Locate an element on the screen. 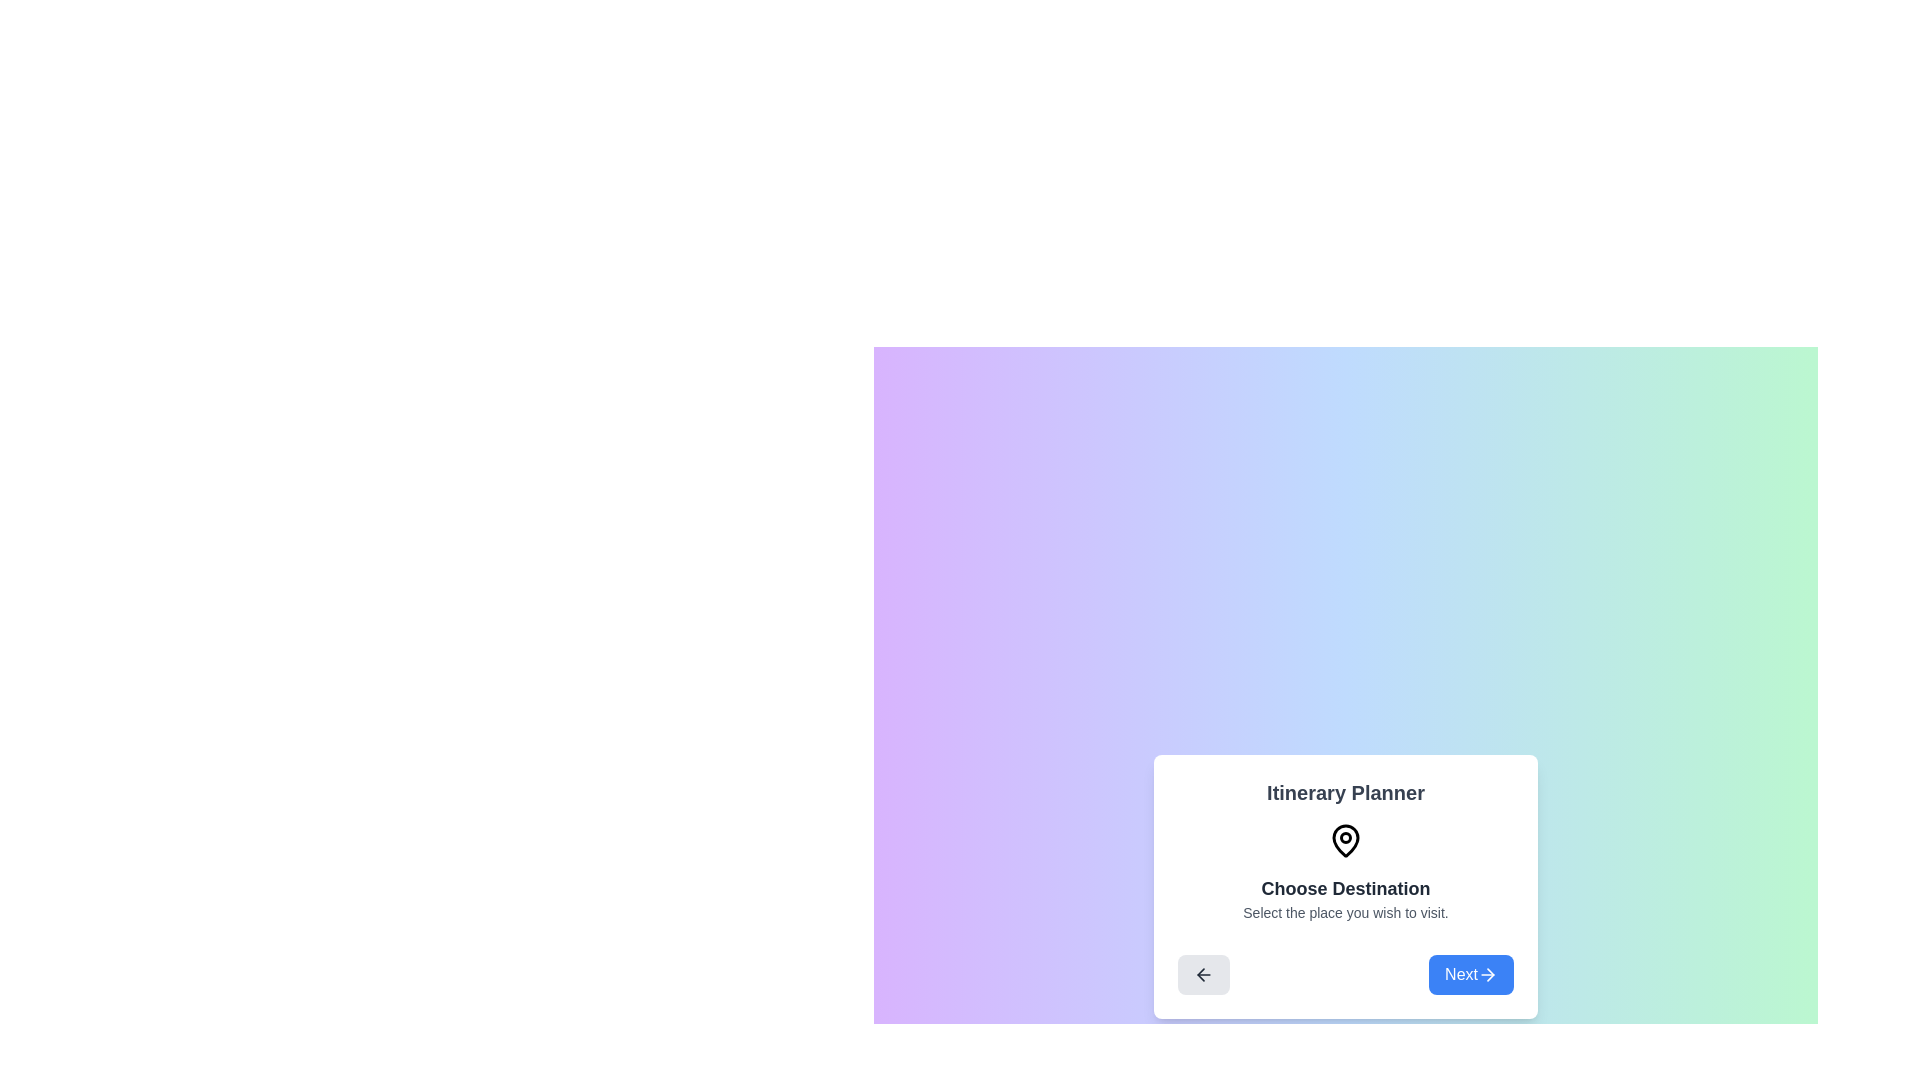 The width and height of the screenshot is (1920, 1080). the left-pointing arrow icon, which is styled with a hollow outline design and is located within a rectangular button at the bottom left corner of the 'Itinerary Planner' card interface is located at coordinates (1203, 974).